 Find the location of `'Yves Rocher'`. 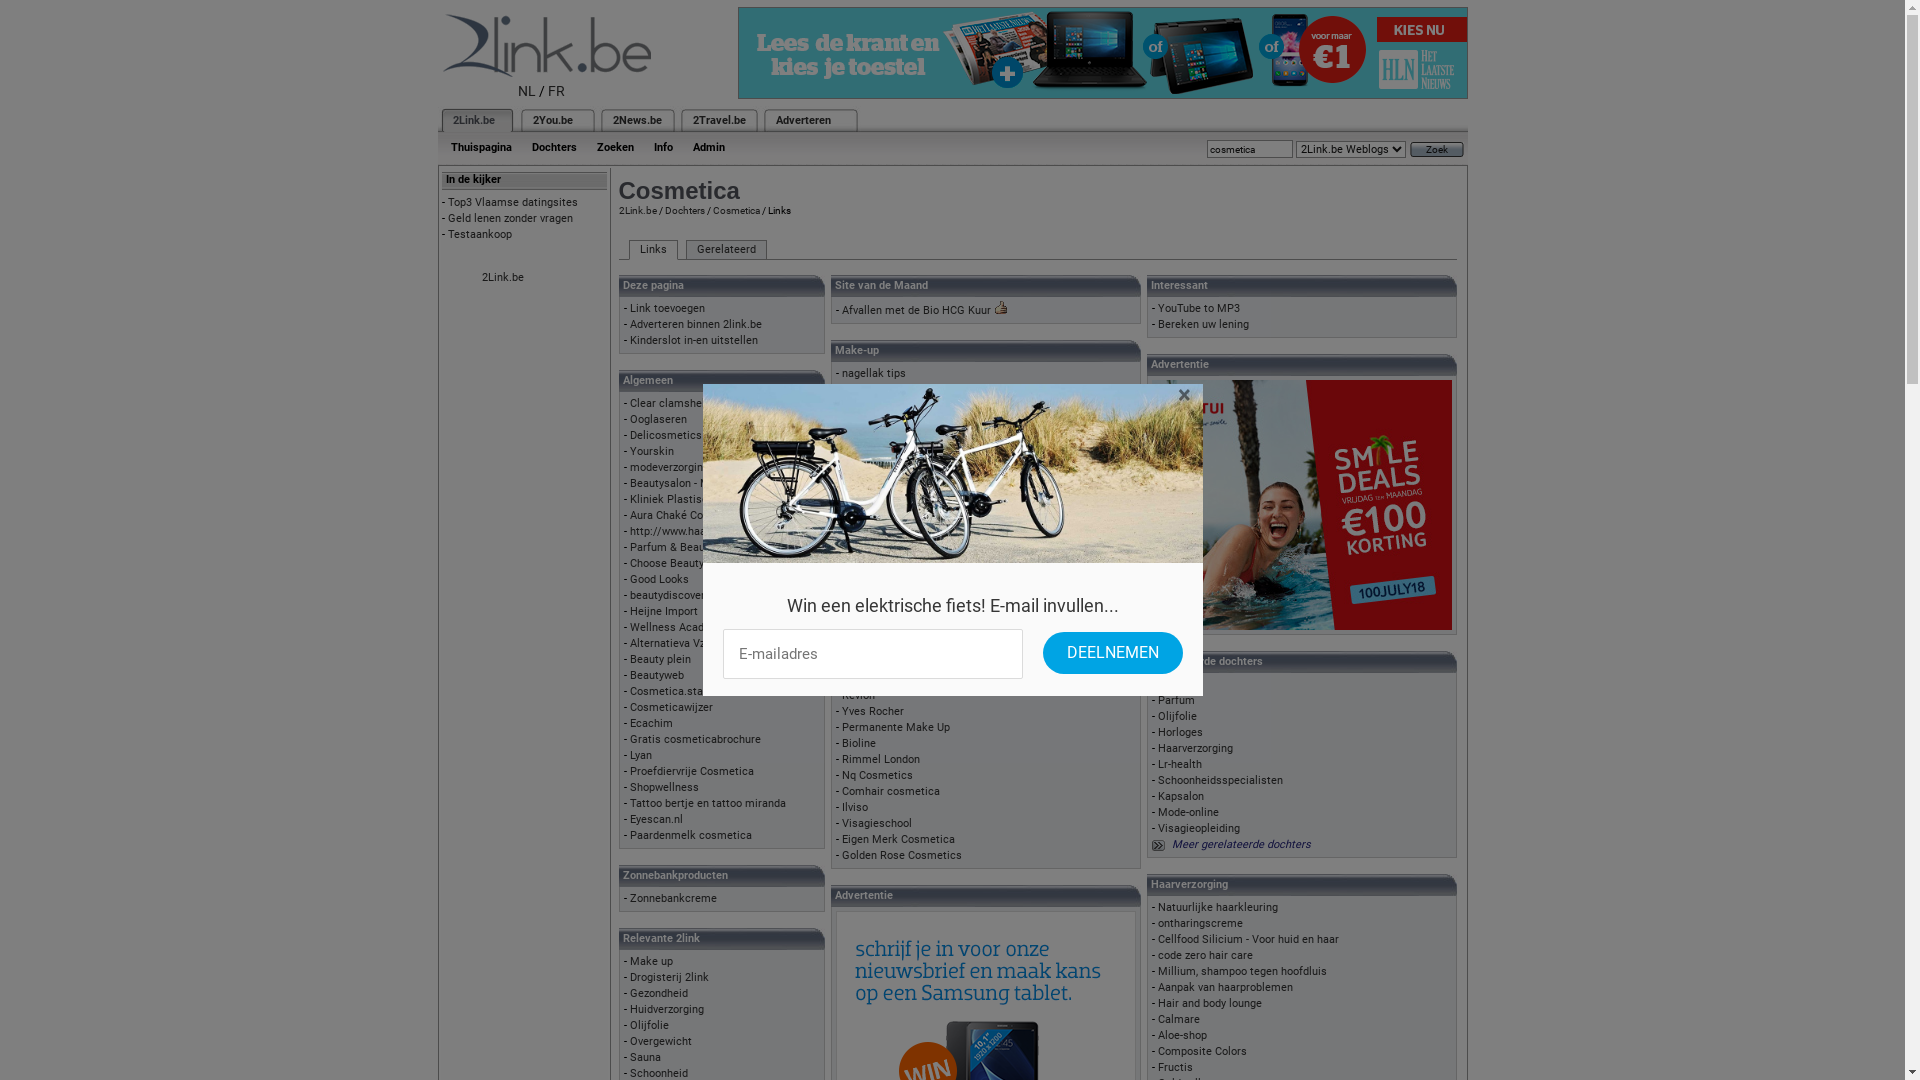

'Yves Rocher' is located at coordinates (873, 710).